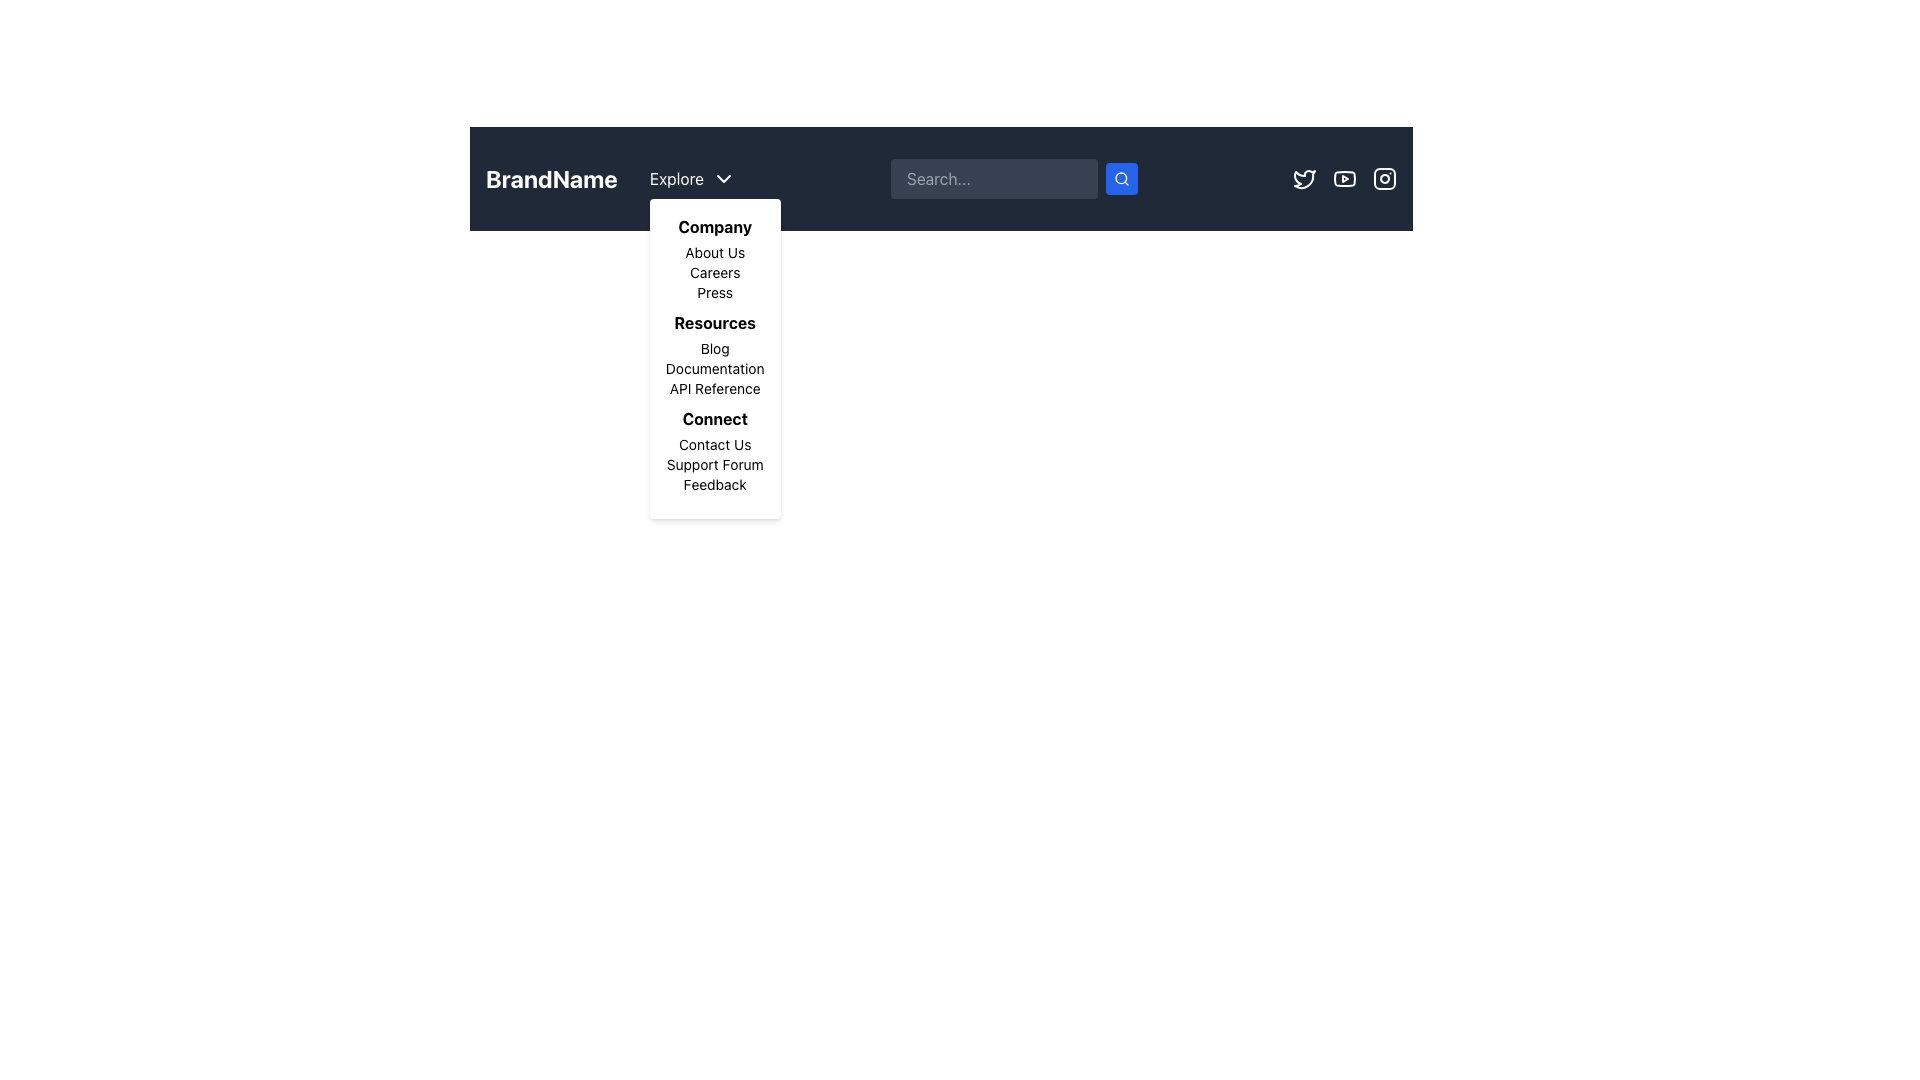 The width and height of the screenshot is (1920, 1080). I want to click on the 'Careers' text link, which is the second item in the 'Company' sub-menu, to trigger the underline styling, so click(715, 273).